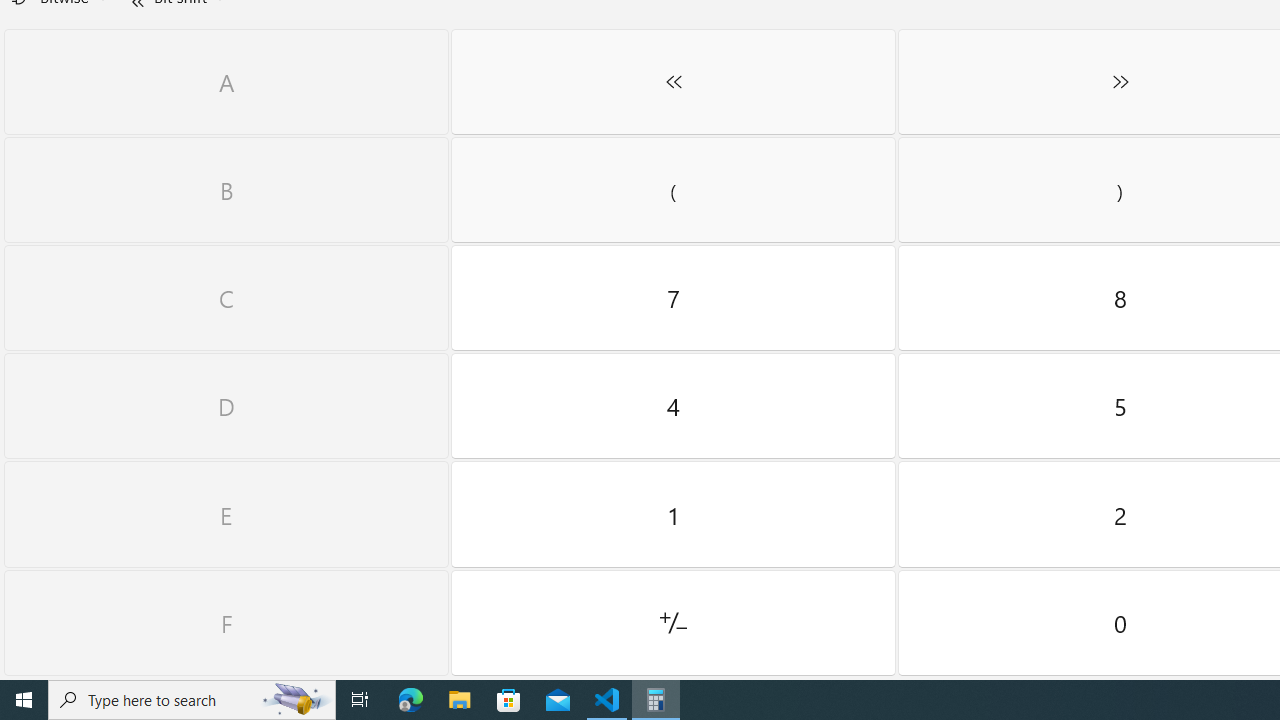  Describe the element at coordinates (226, 405) in the screenshot. I see `'D'` at that location.